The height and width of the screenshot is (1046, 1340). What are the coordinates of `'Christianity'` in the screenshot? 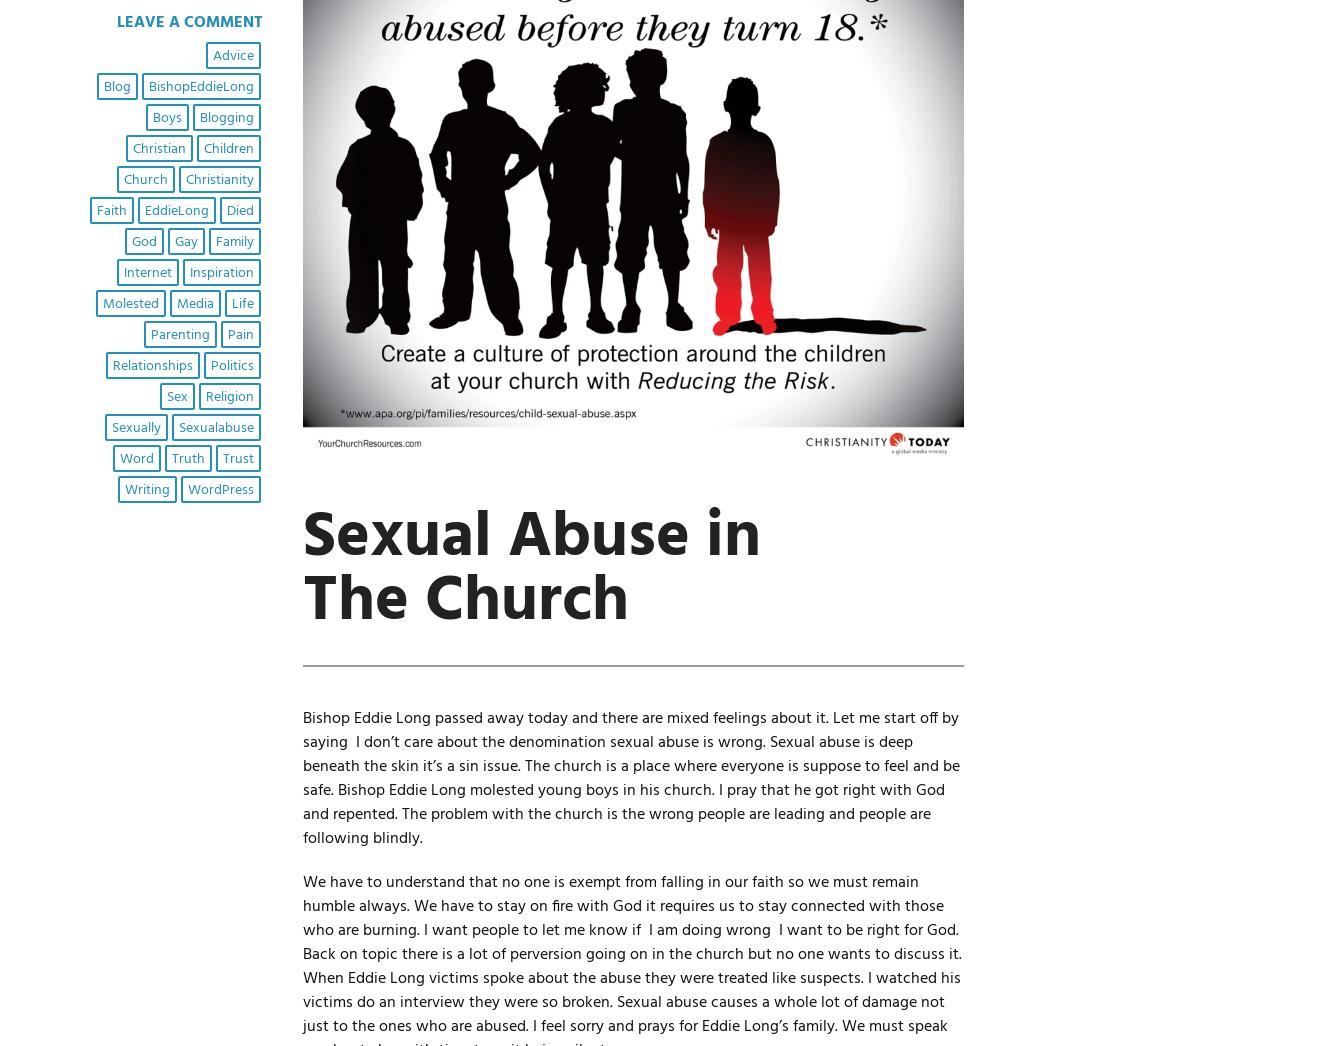 It's located at (217, 179).